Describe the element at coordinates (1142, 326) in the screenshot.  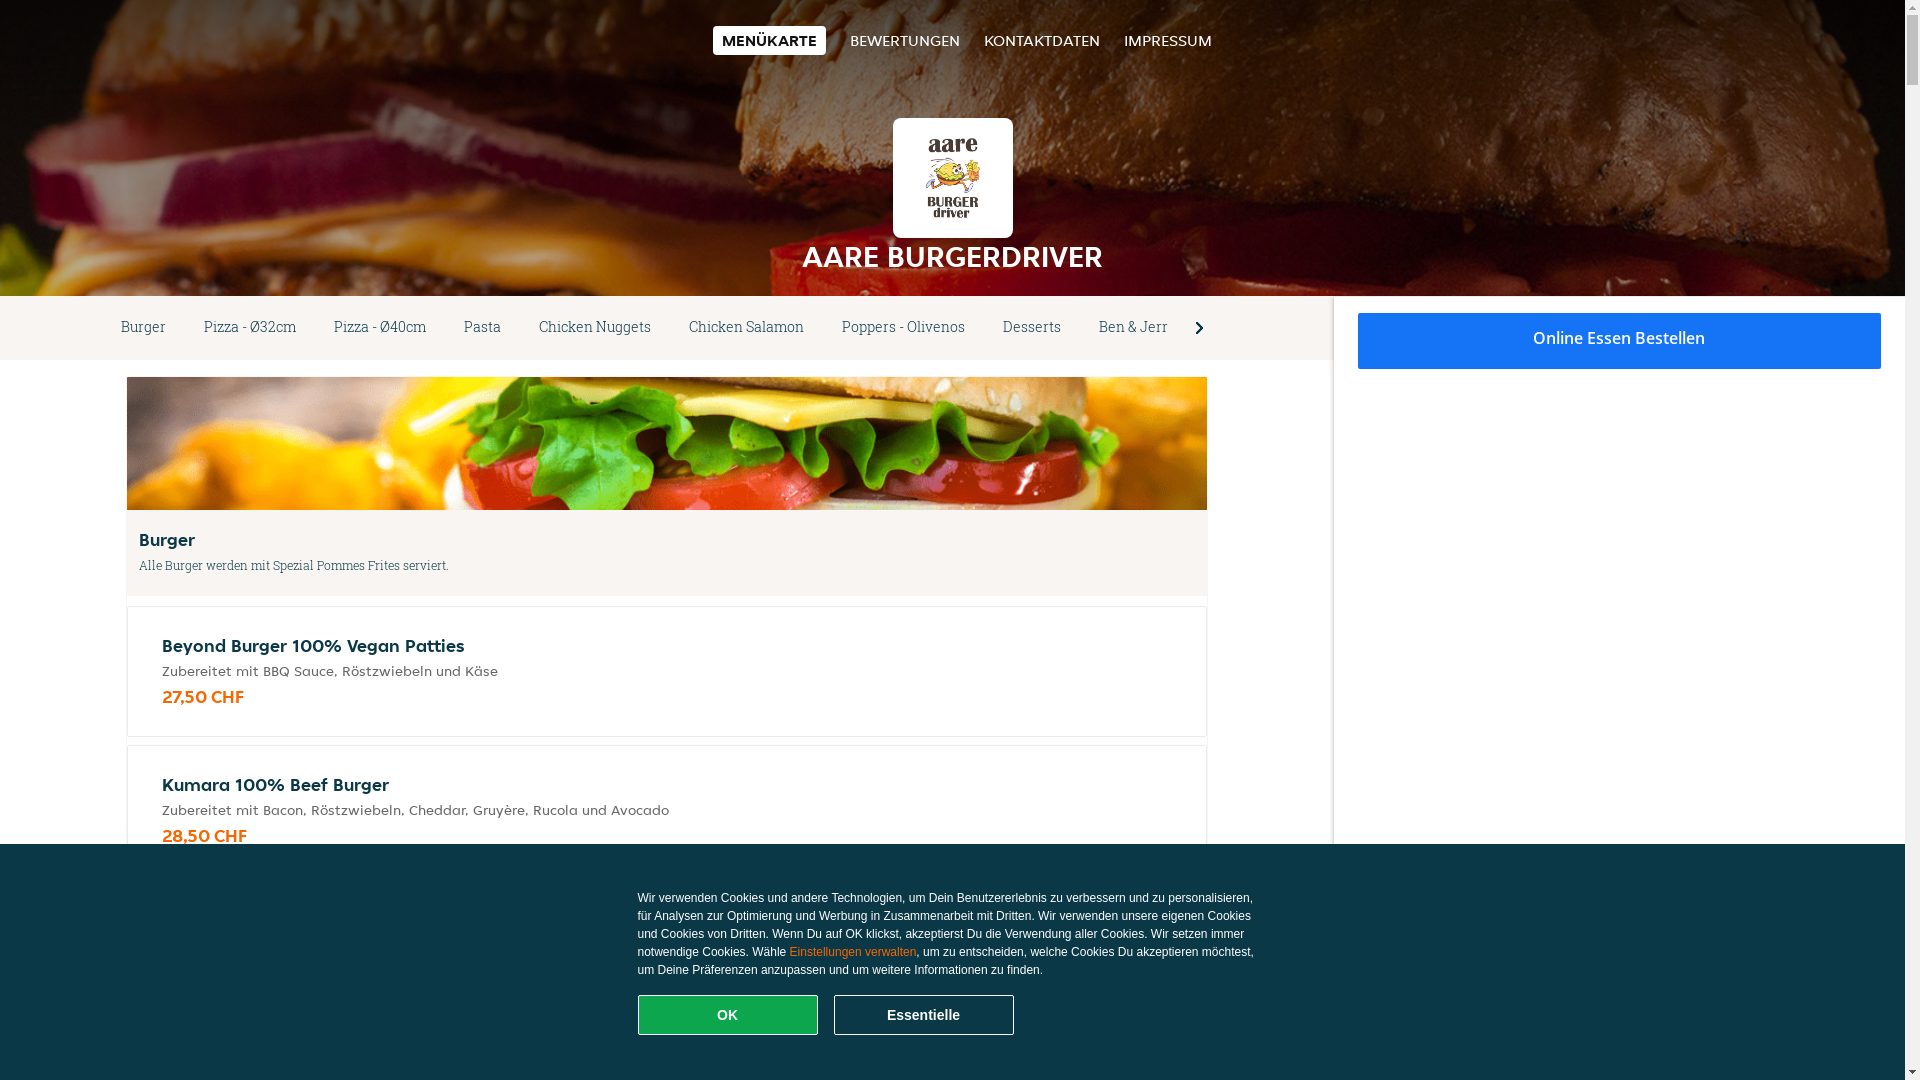
I see `'Ben & Jerry's'` at that location.